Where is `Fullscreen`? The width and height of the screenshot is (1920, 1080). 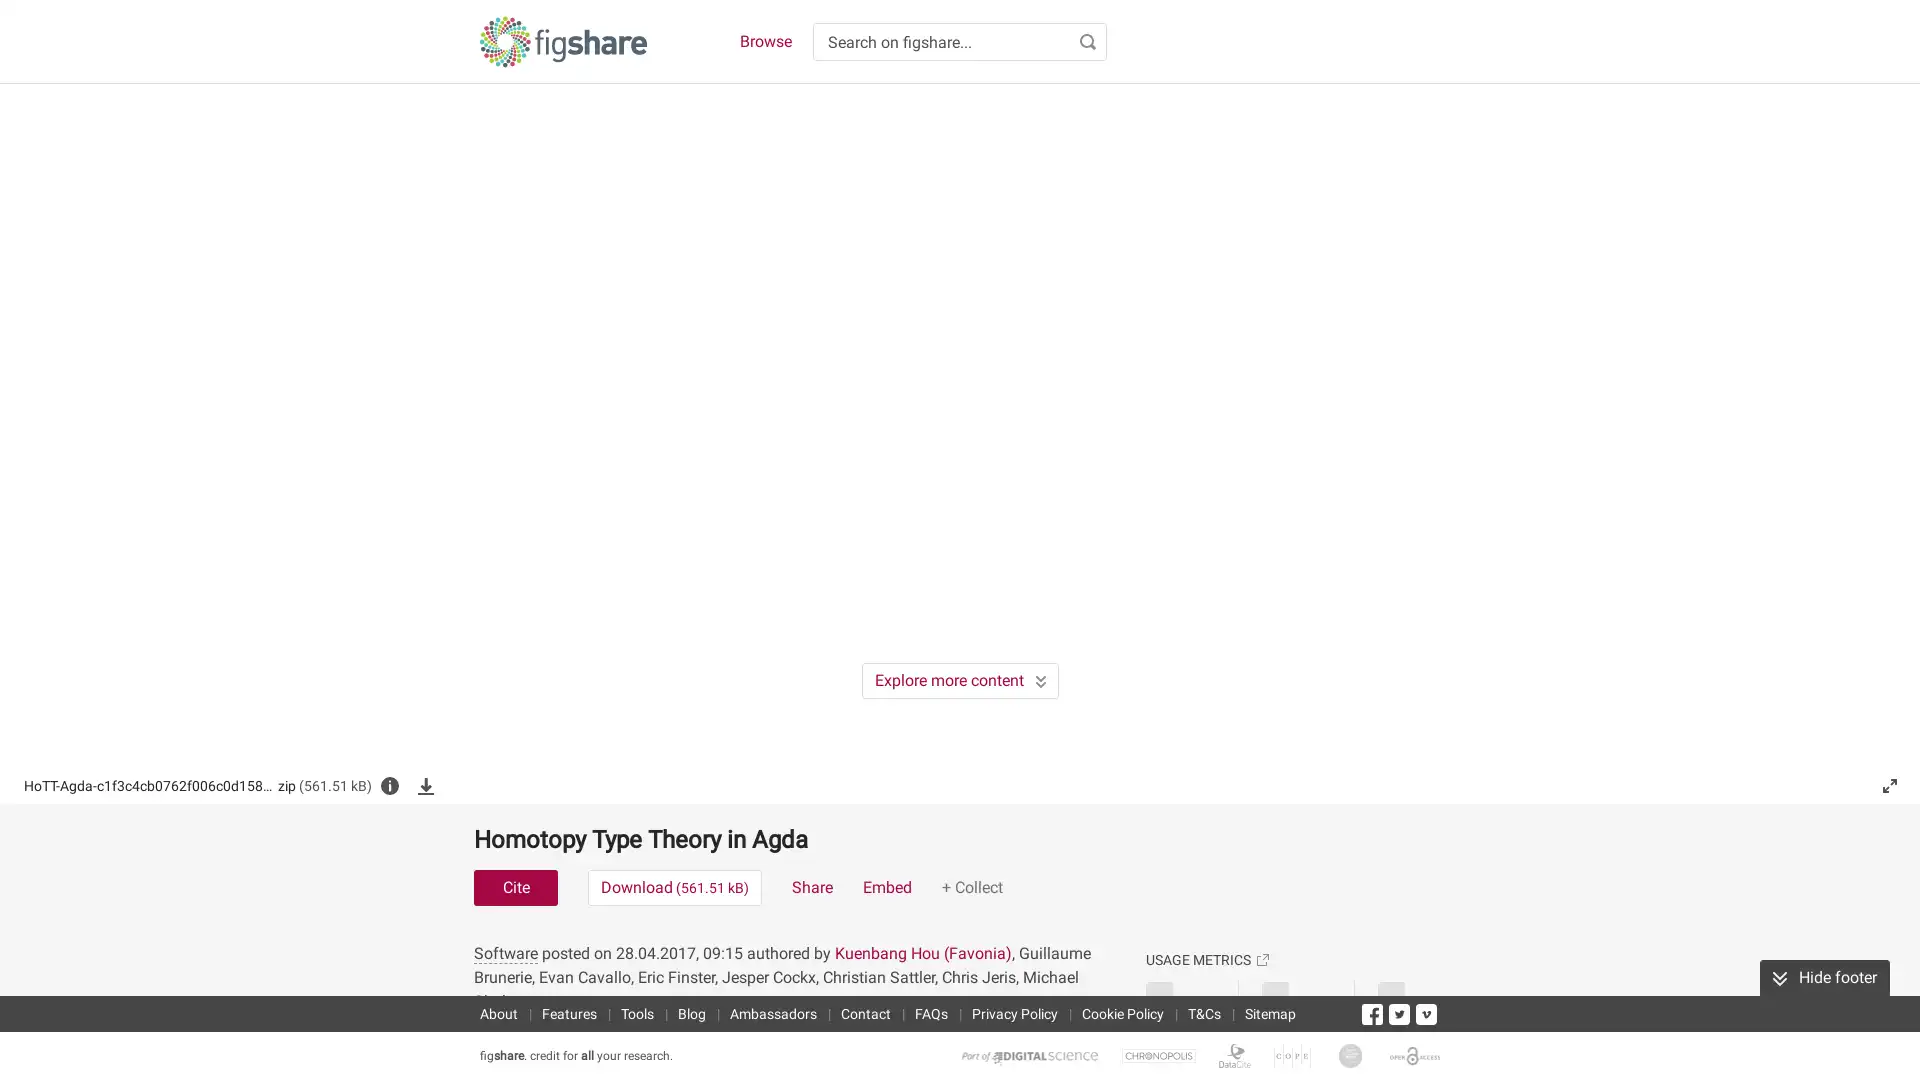
Fullscreen is located at coordinates (1889, 852).